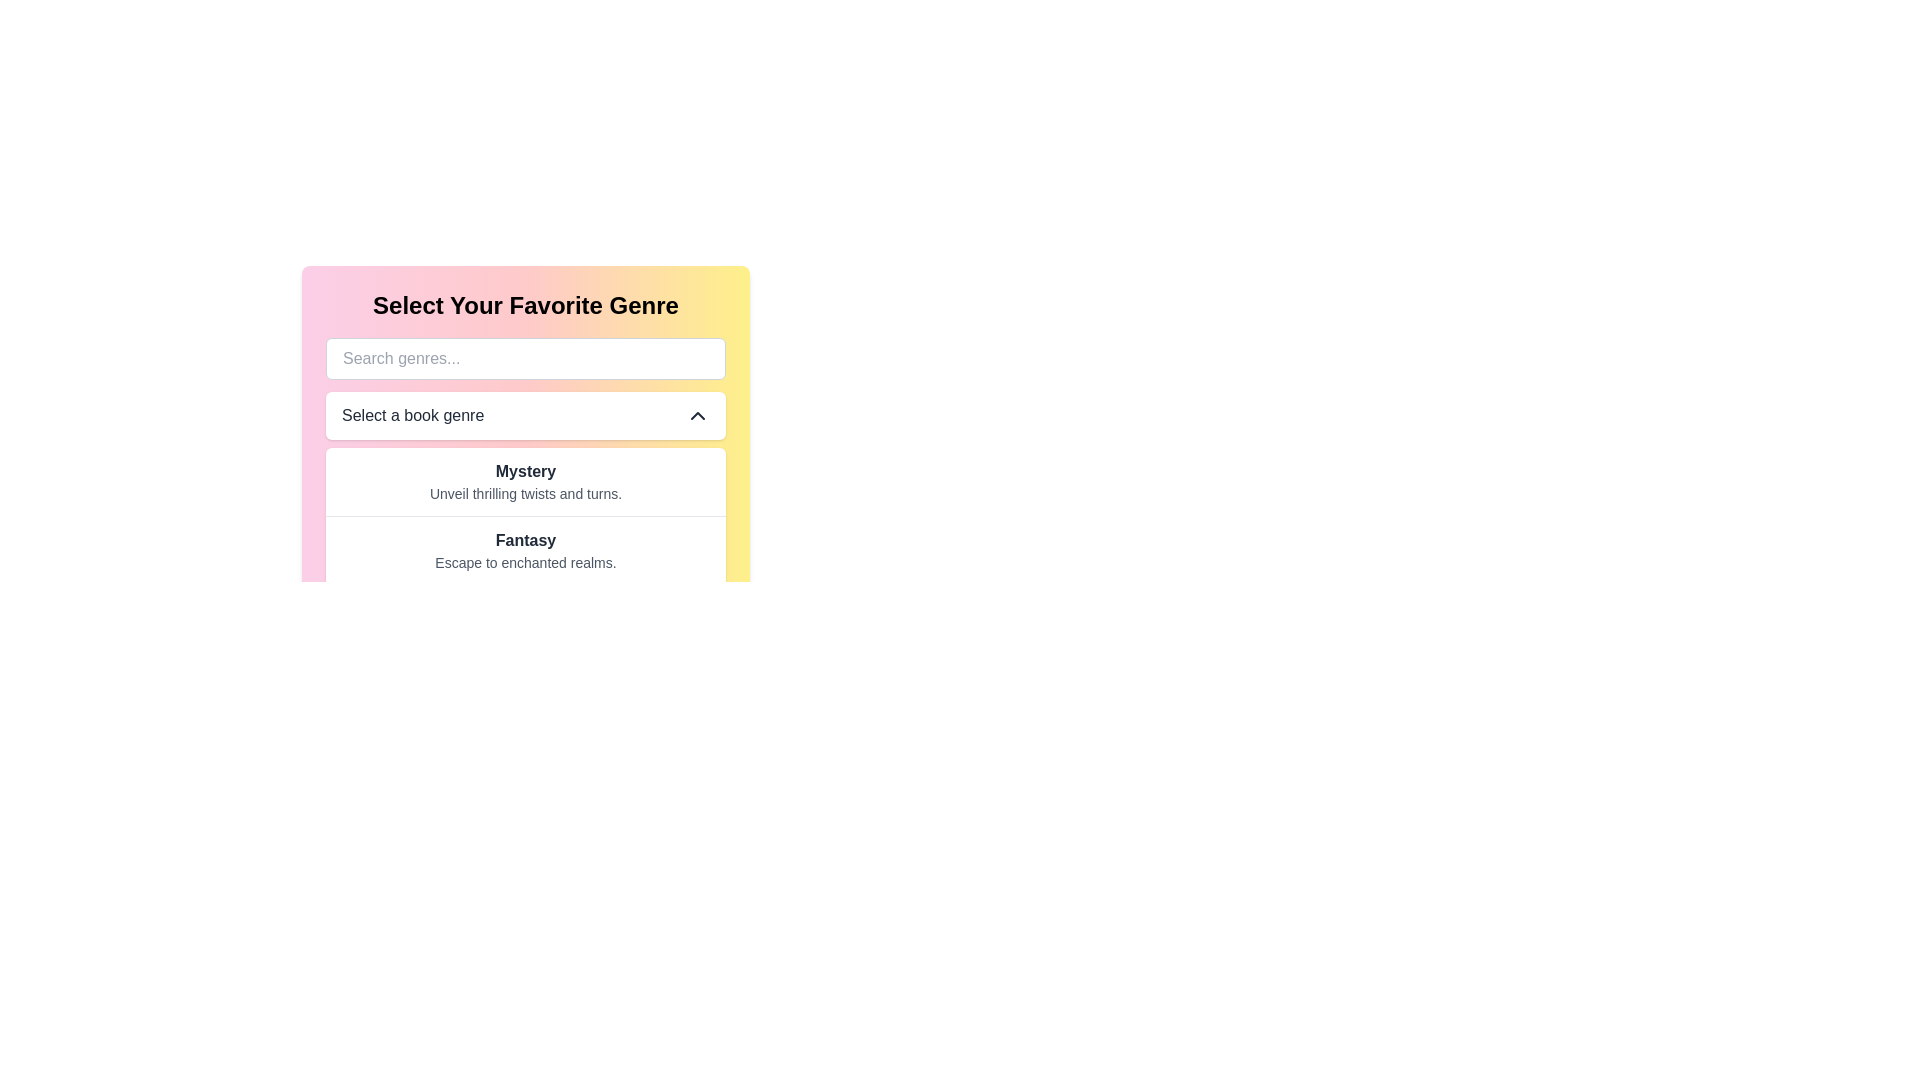  I want to click on the 'Fantasy' text label, which serves as an informational label for the genre category, positioned centrally above the descriptive text and below the previous genre entry, so click(526, 540).